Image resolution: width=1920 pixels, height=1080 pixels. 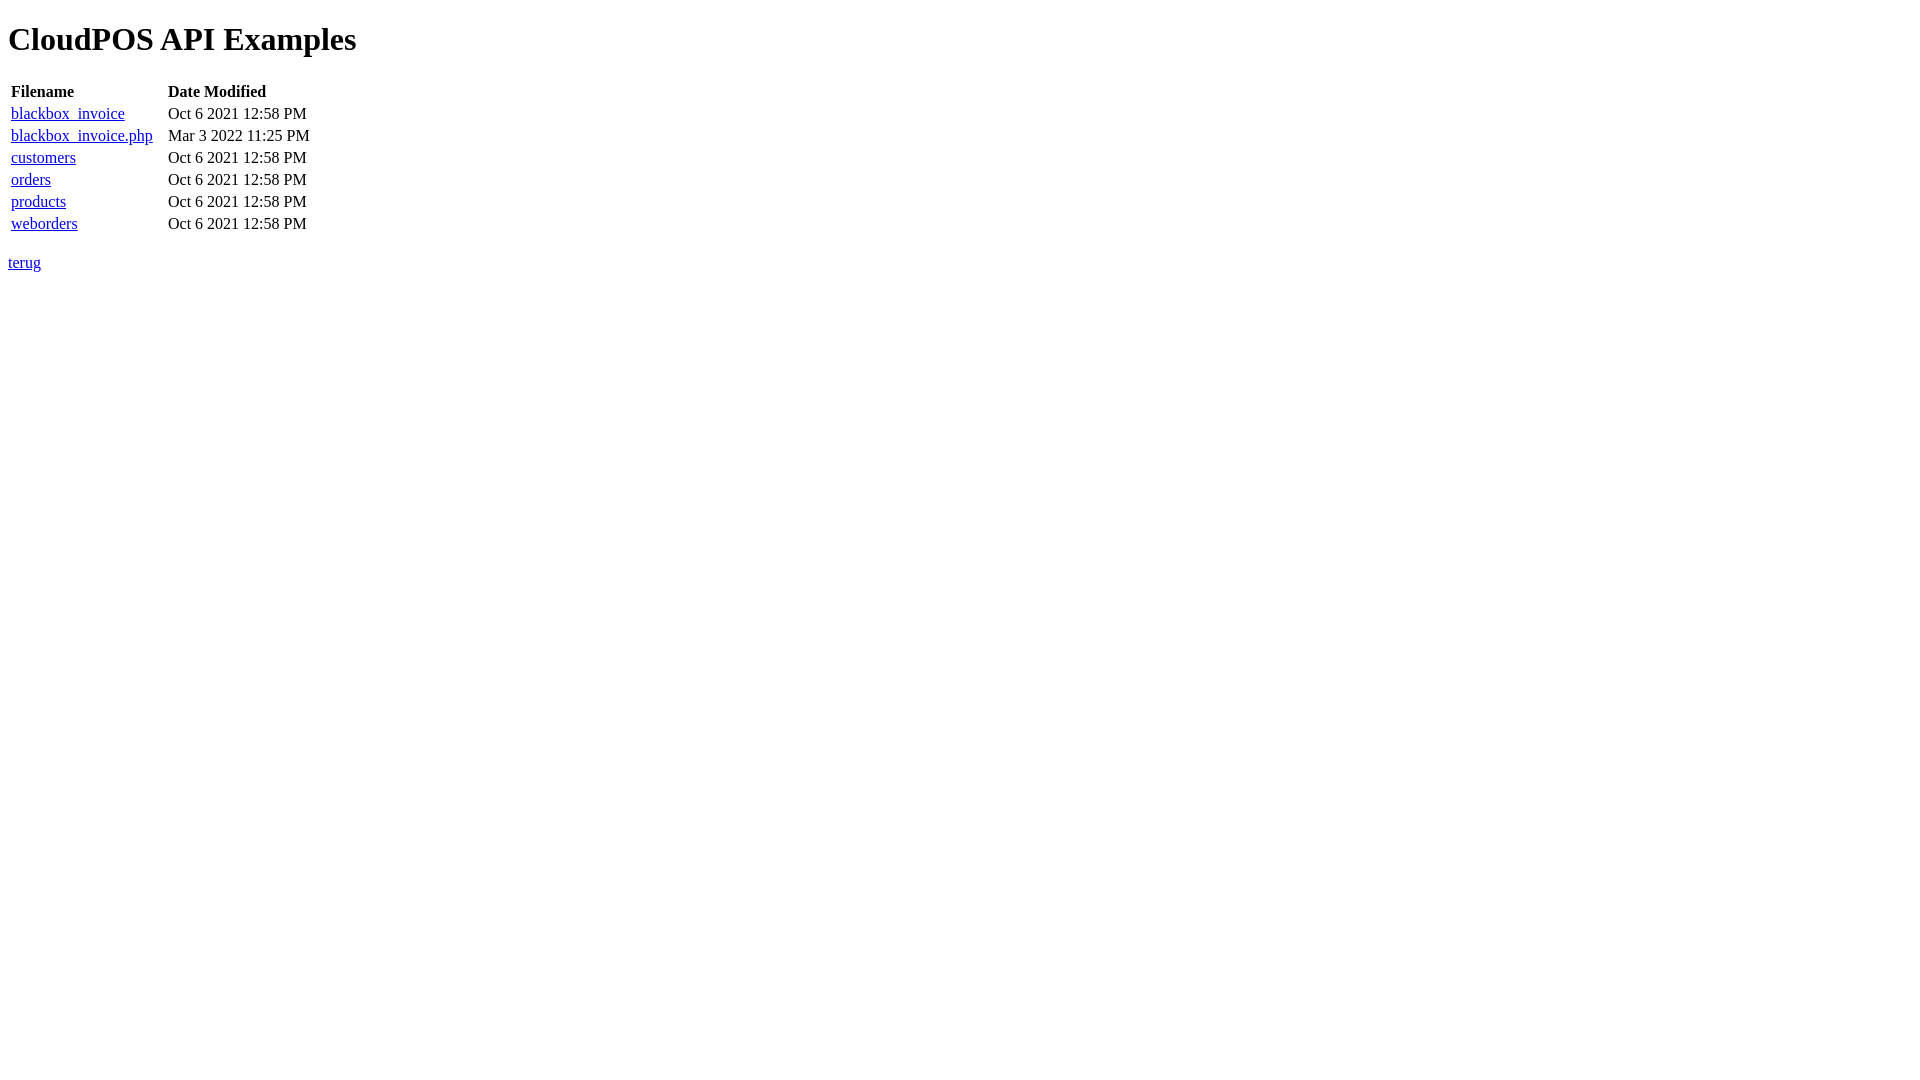 What do you see at coordinates (24, 261) in the screenshot?
I see `'terug'` at bounding box center [24, 261].